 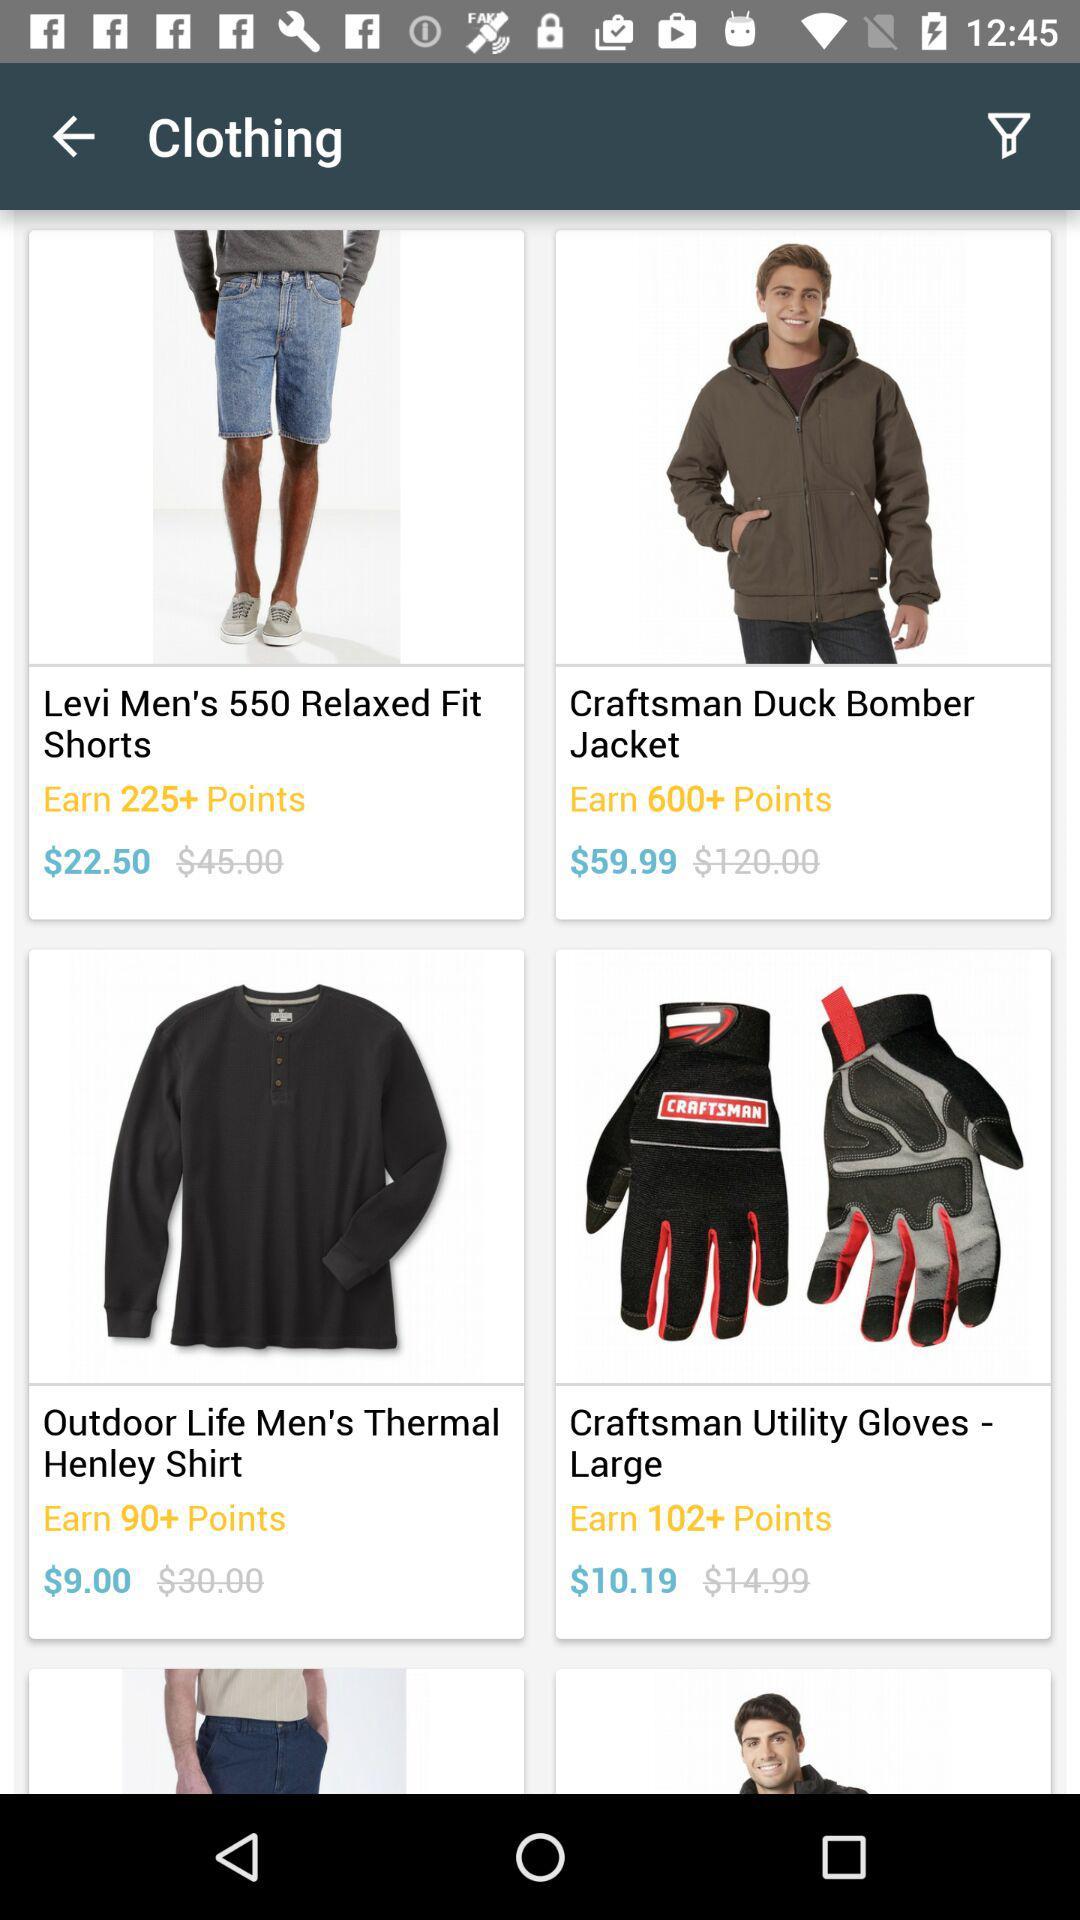 What do you see at coordinates (540, 1002) in the screenshot?
I see `advertisement` at bounding box center [540, 1002].